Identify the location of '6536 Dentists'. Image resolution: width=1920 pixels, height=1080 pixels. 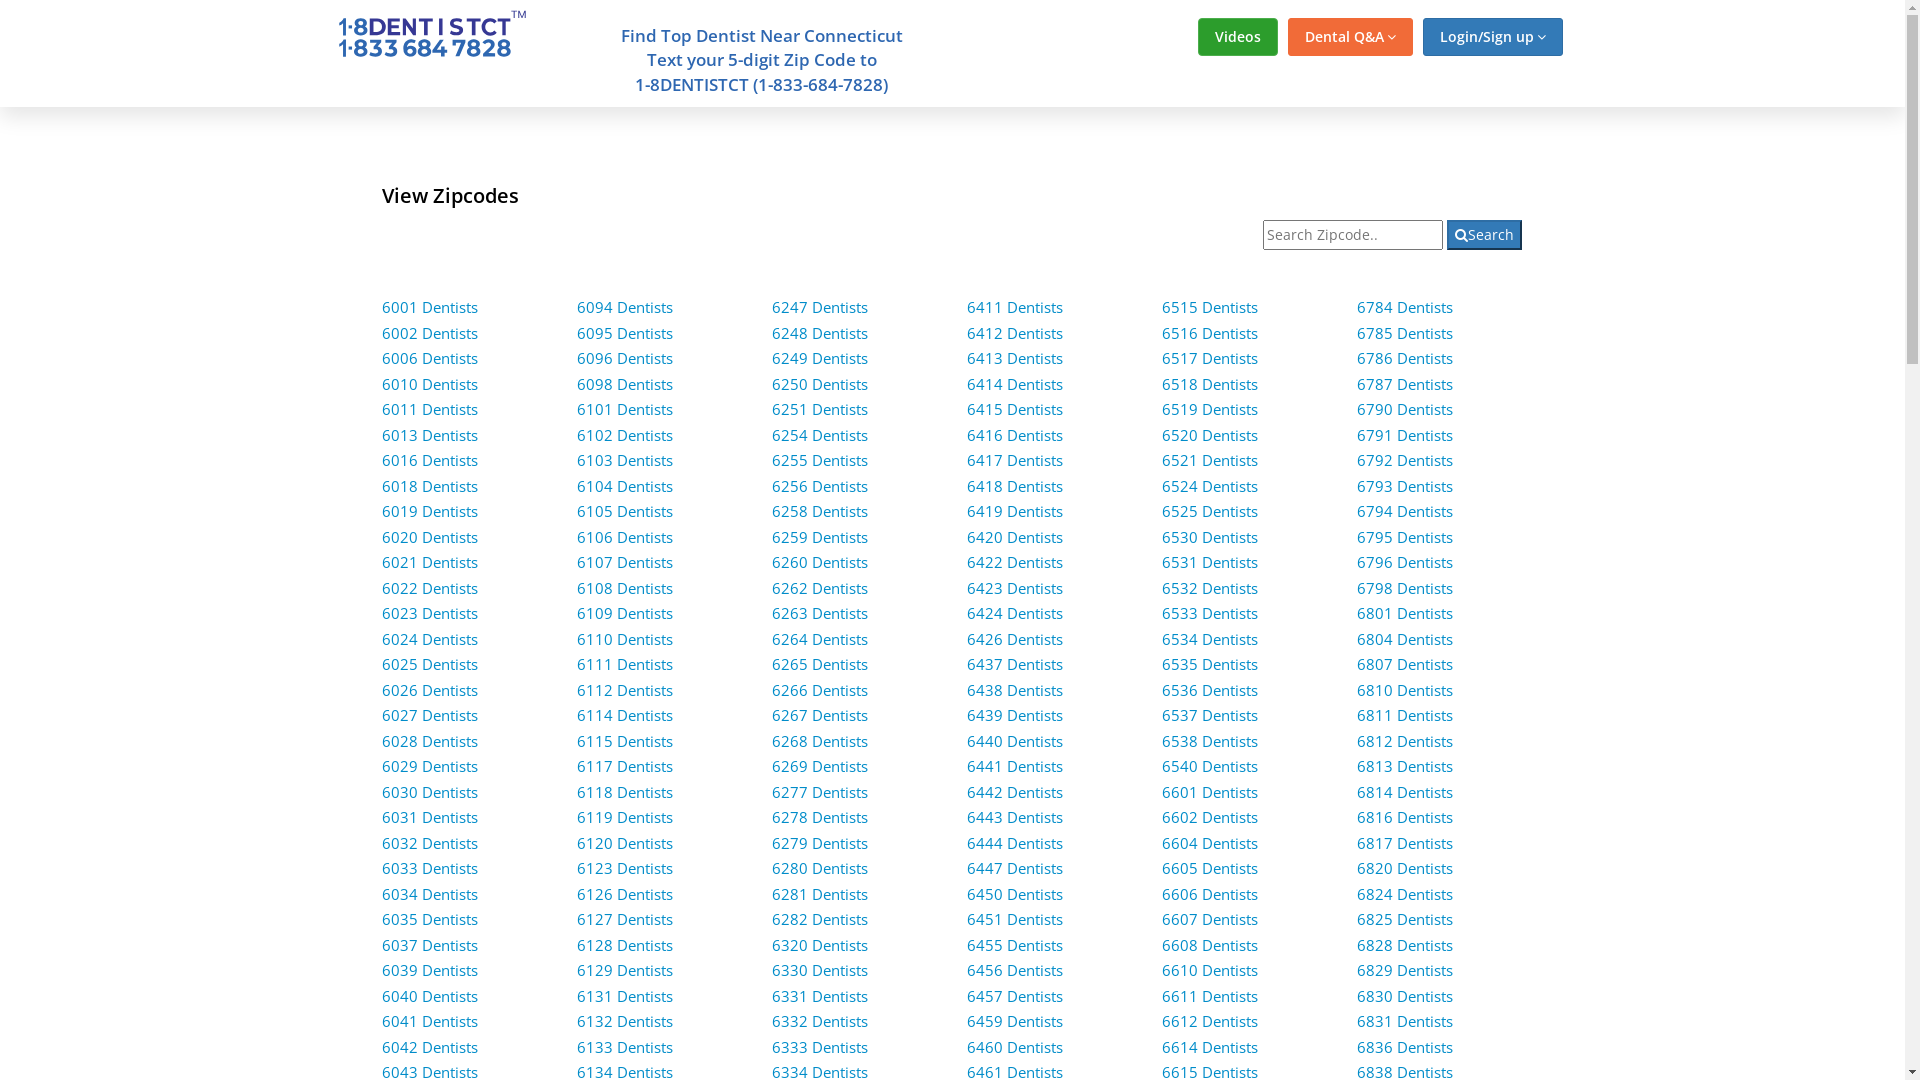
(1208, 689).